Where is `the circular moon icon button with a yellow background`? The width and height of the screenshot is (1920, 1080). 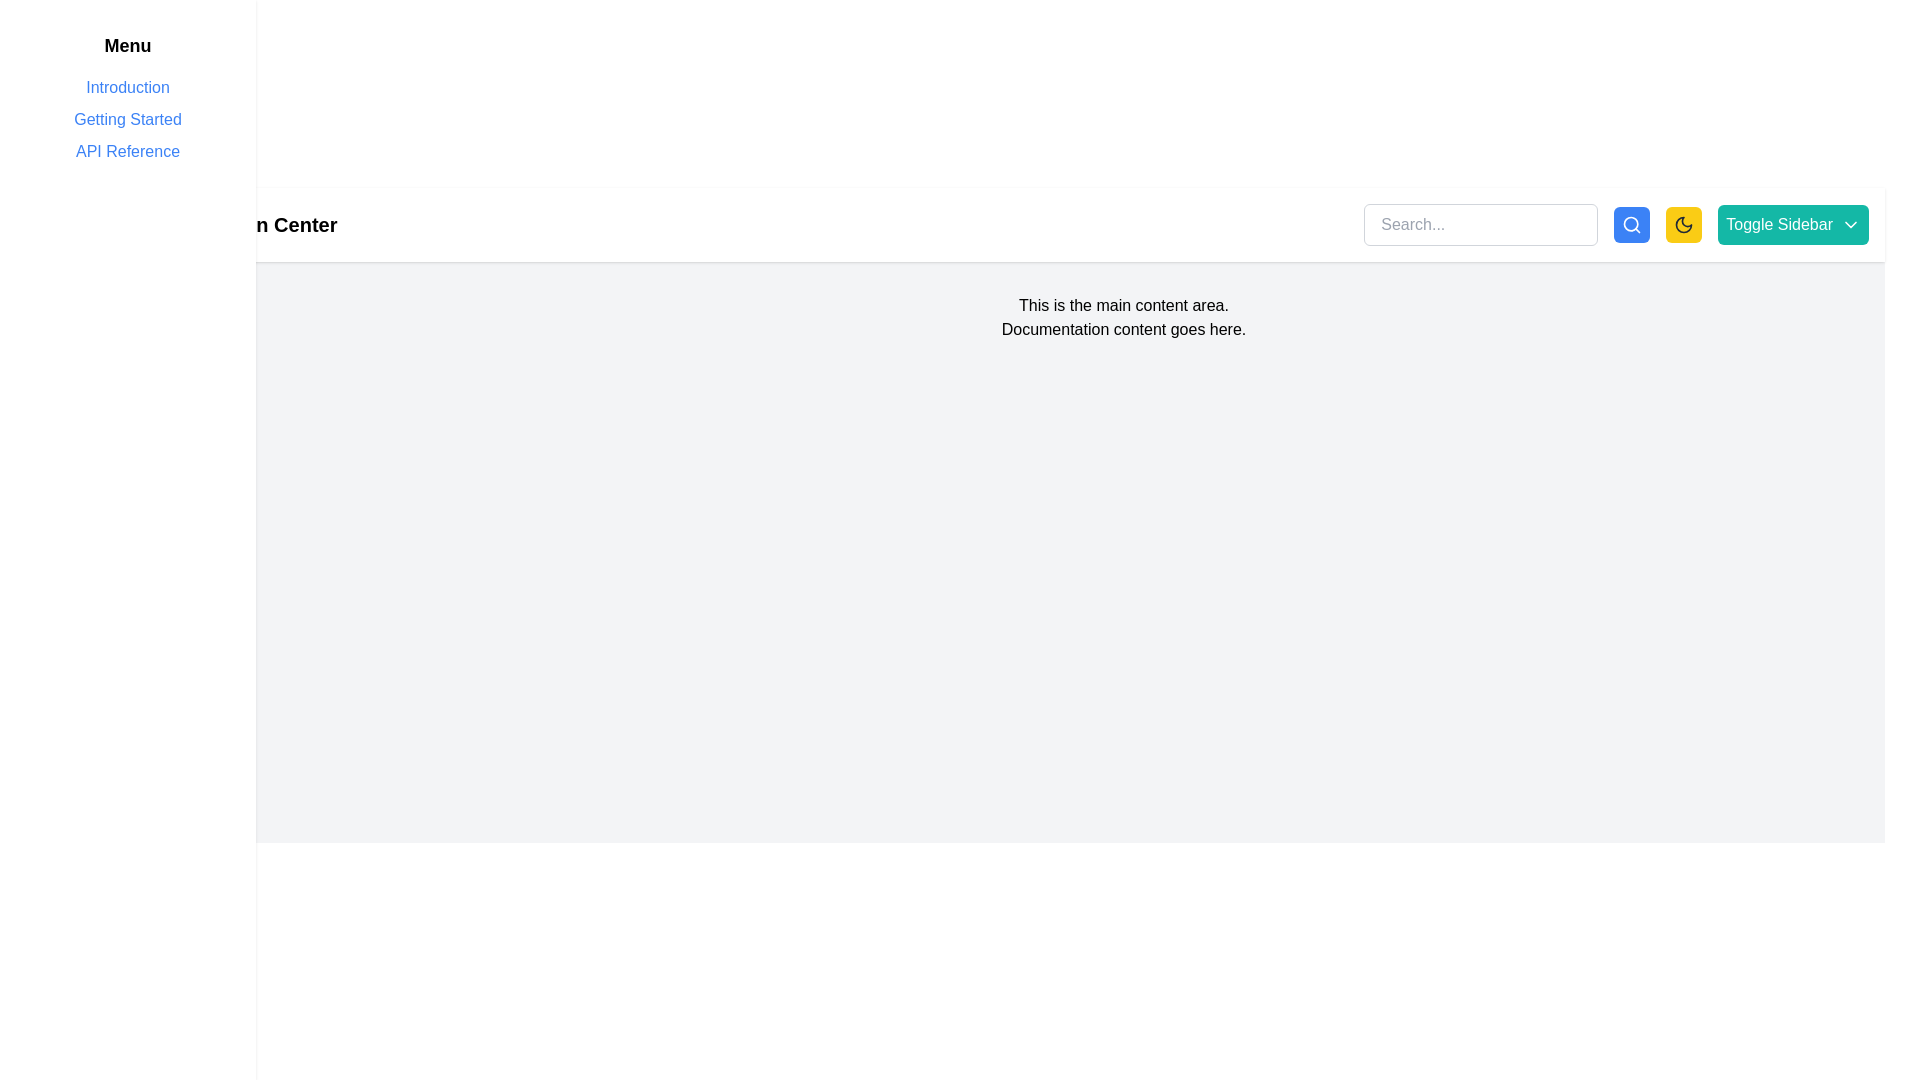 the circular moon icon button with a yellow background is located at coordinates (1683, 224).